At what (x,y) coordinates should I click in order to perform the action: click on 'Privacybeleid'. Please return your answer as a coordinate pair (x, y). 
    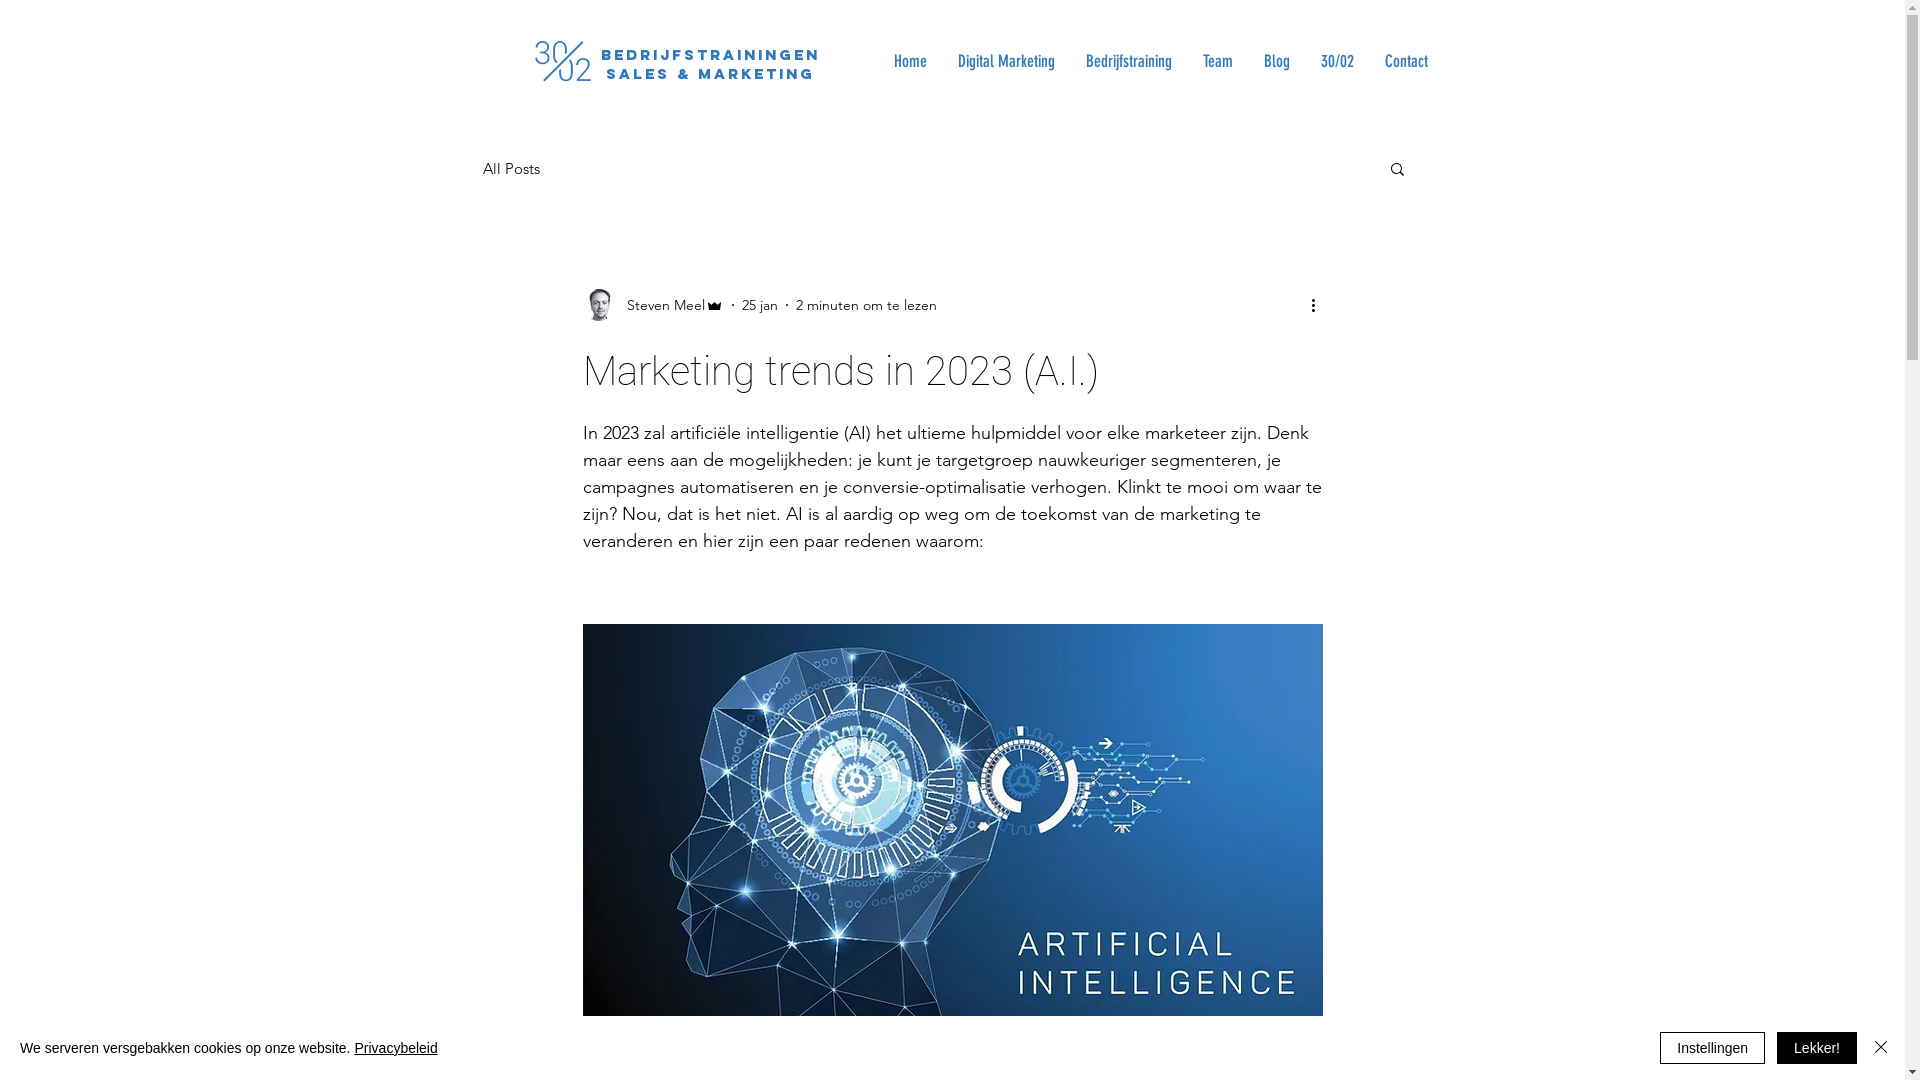
    Looking at the image, I should click on (354, 1047).